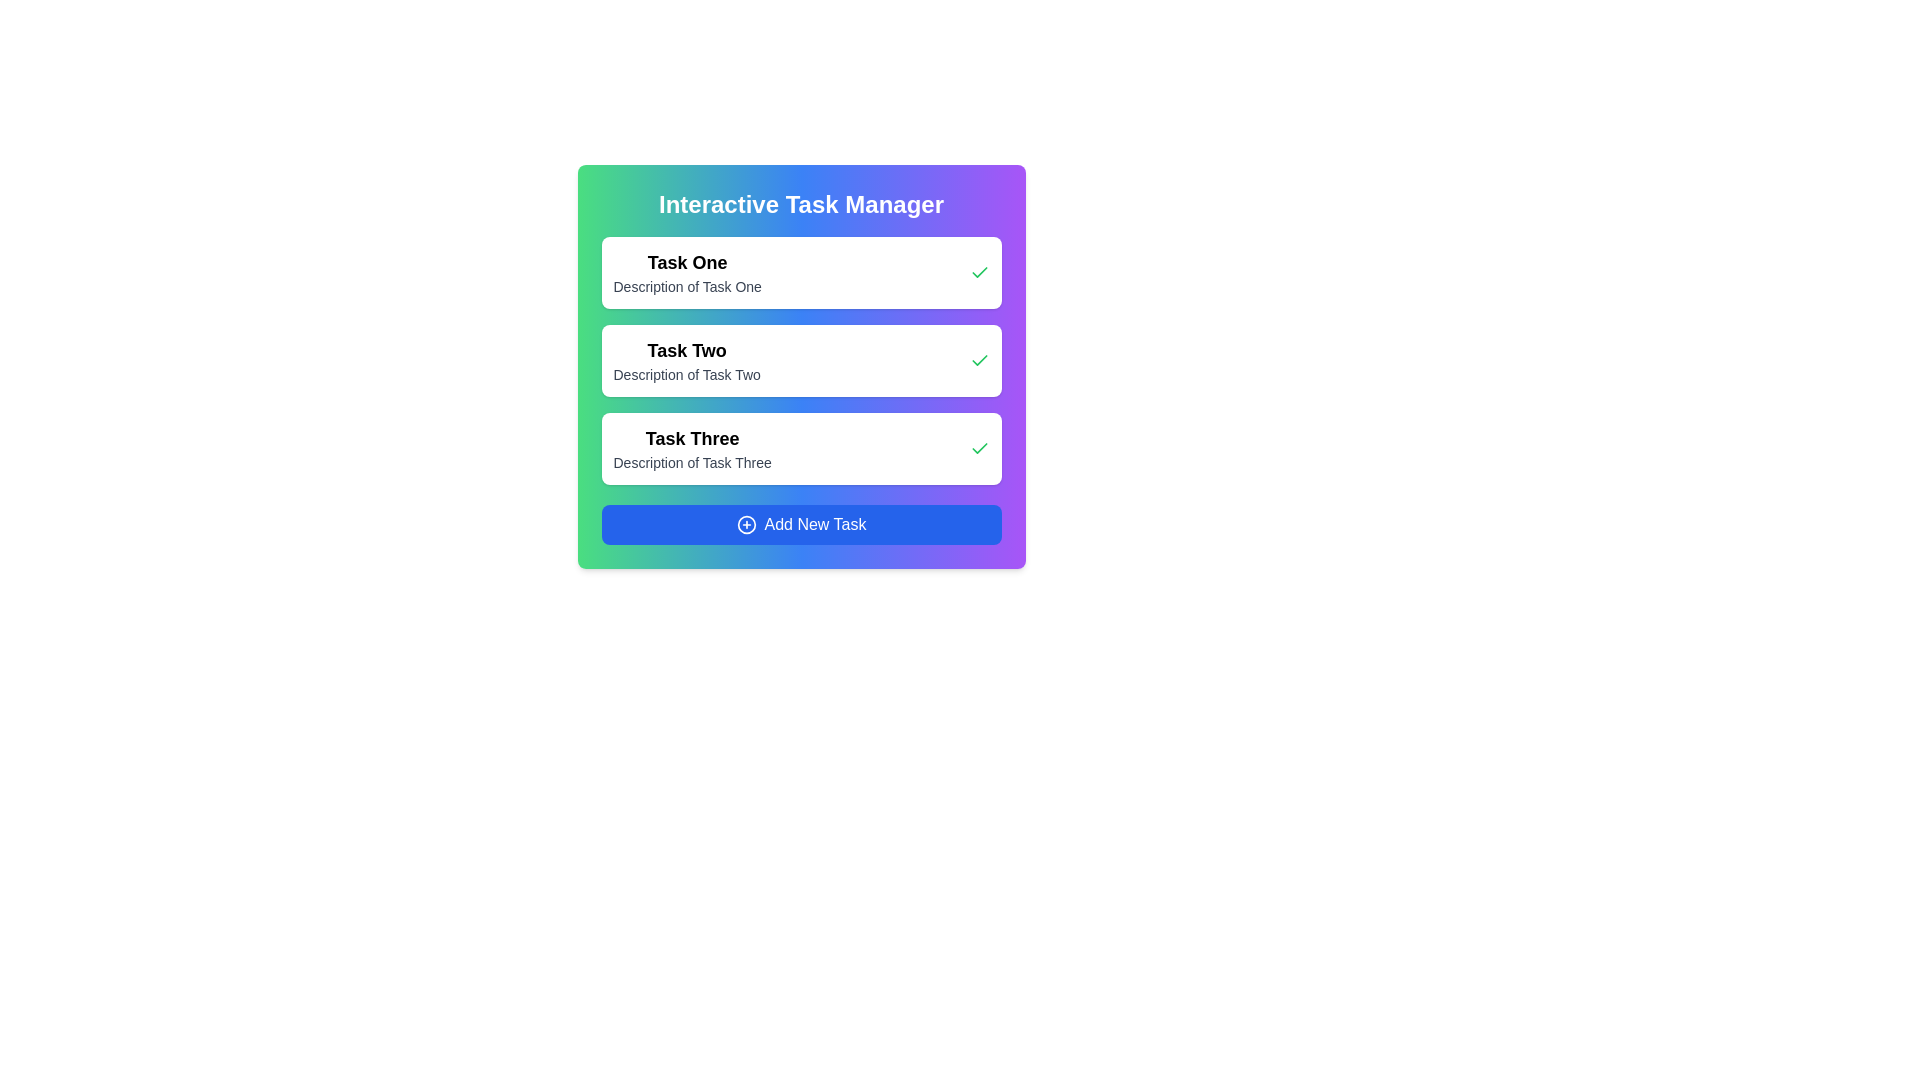 The image size is (1920, 1080). What do you see at coordinates (745, 523) in the screenshot?
I see `the circle graphic element that represents adding or creating new items, which is located to the left of the 'Add New Task' button` at bounding box center [745, 523].